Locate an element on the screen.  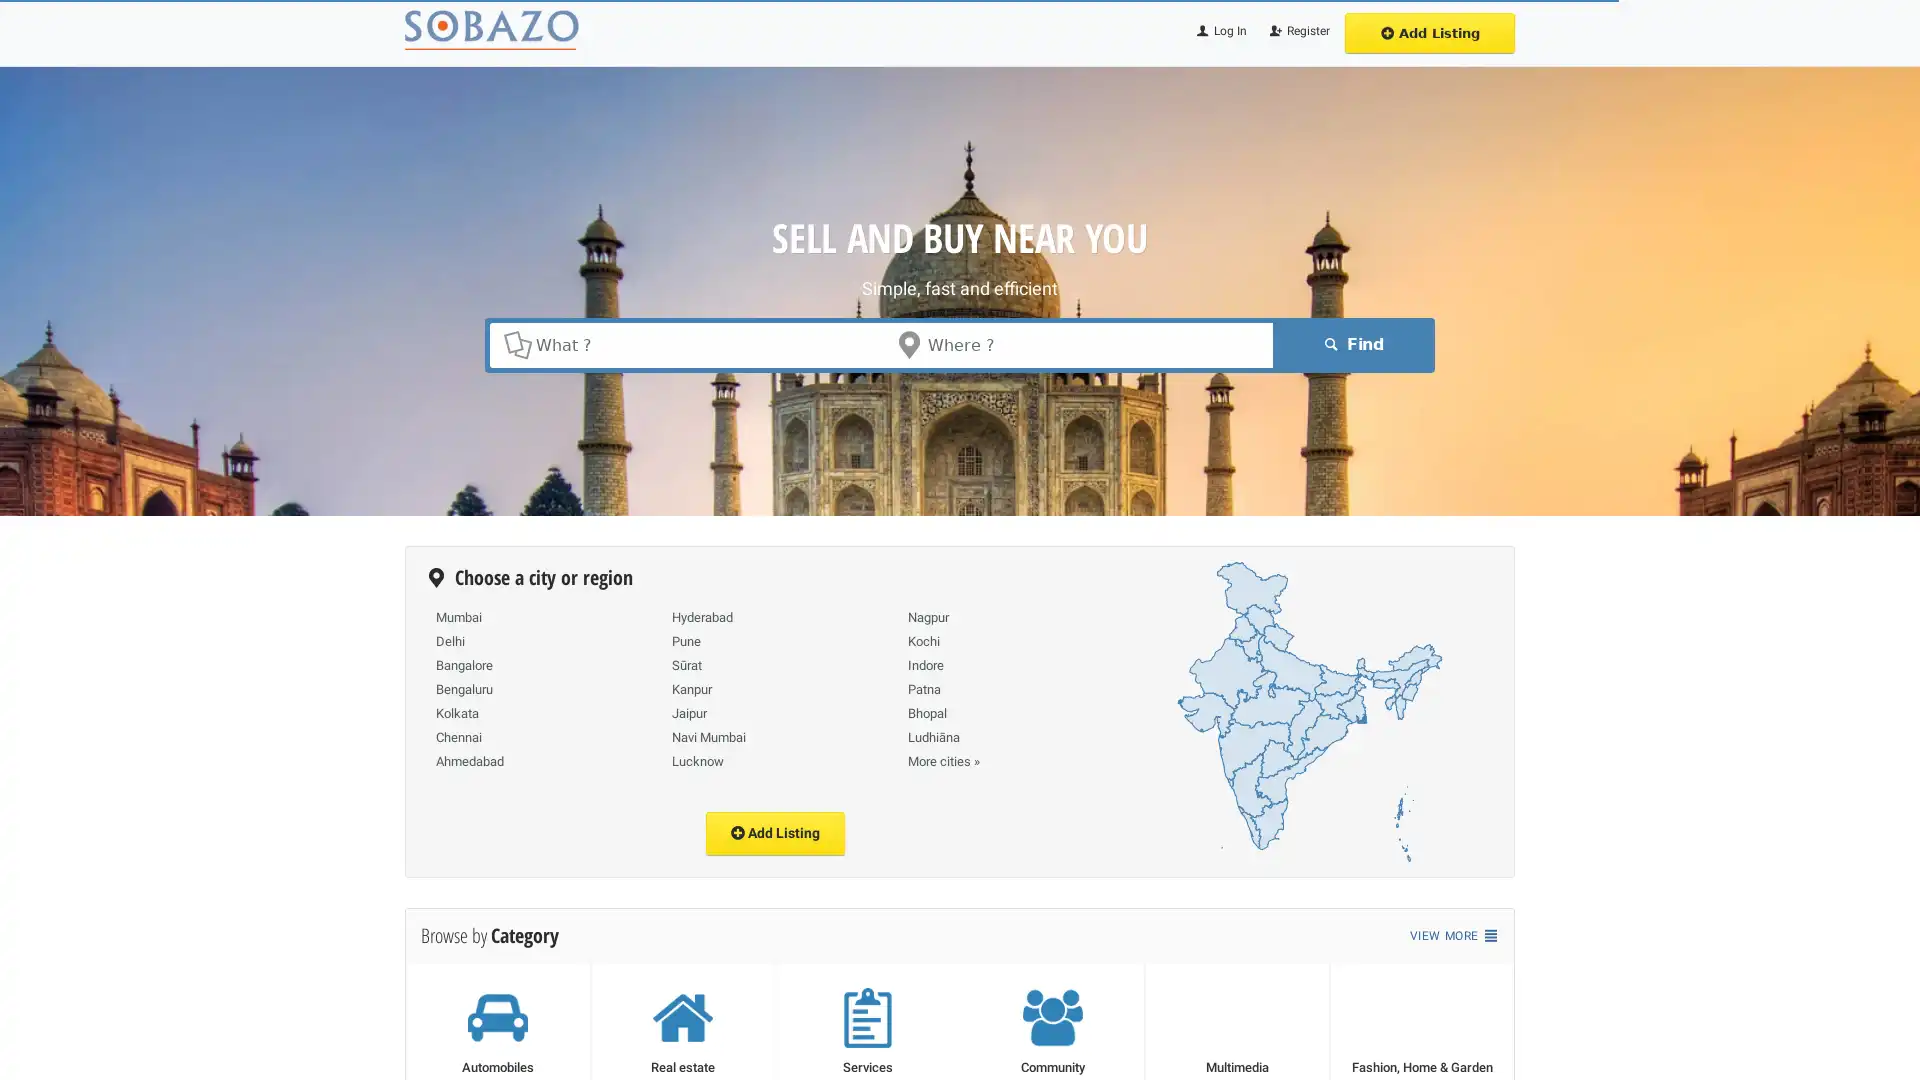
Find is located at coordinates (1350, 343).